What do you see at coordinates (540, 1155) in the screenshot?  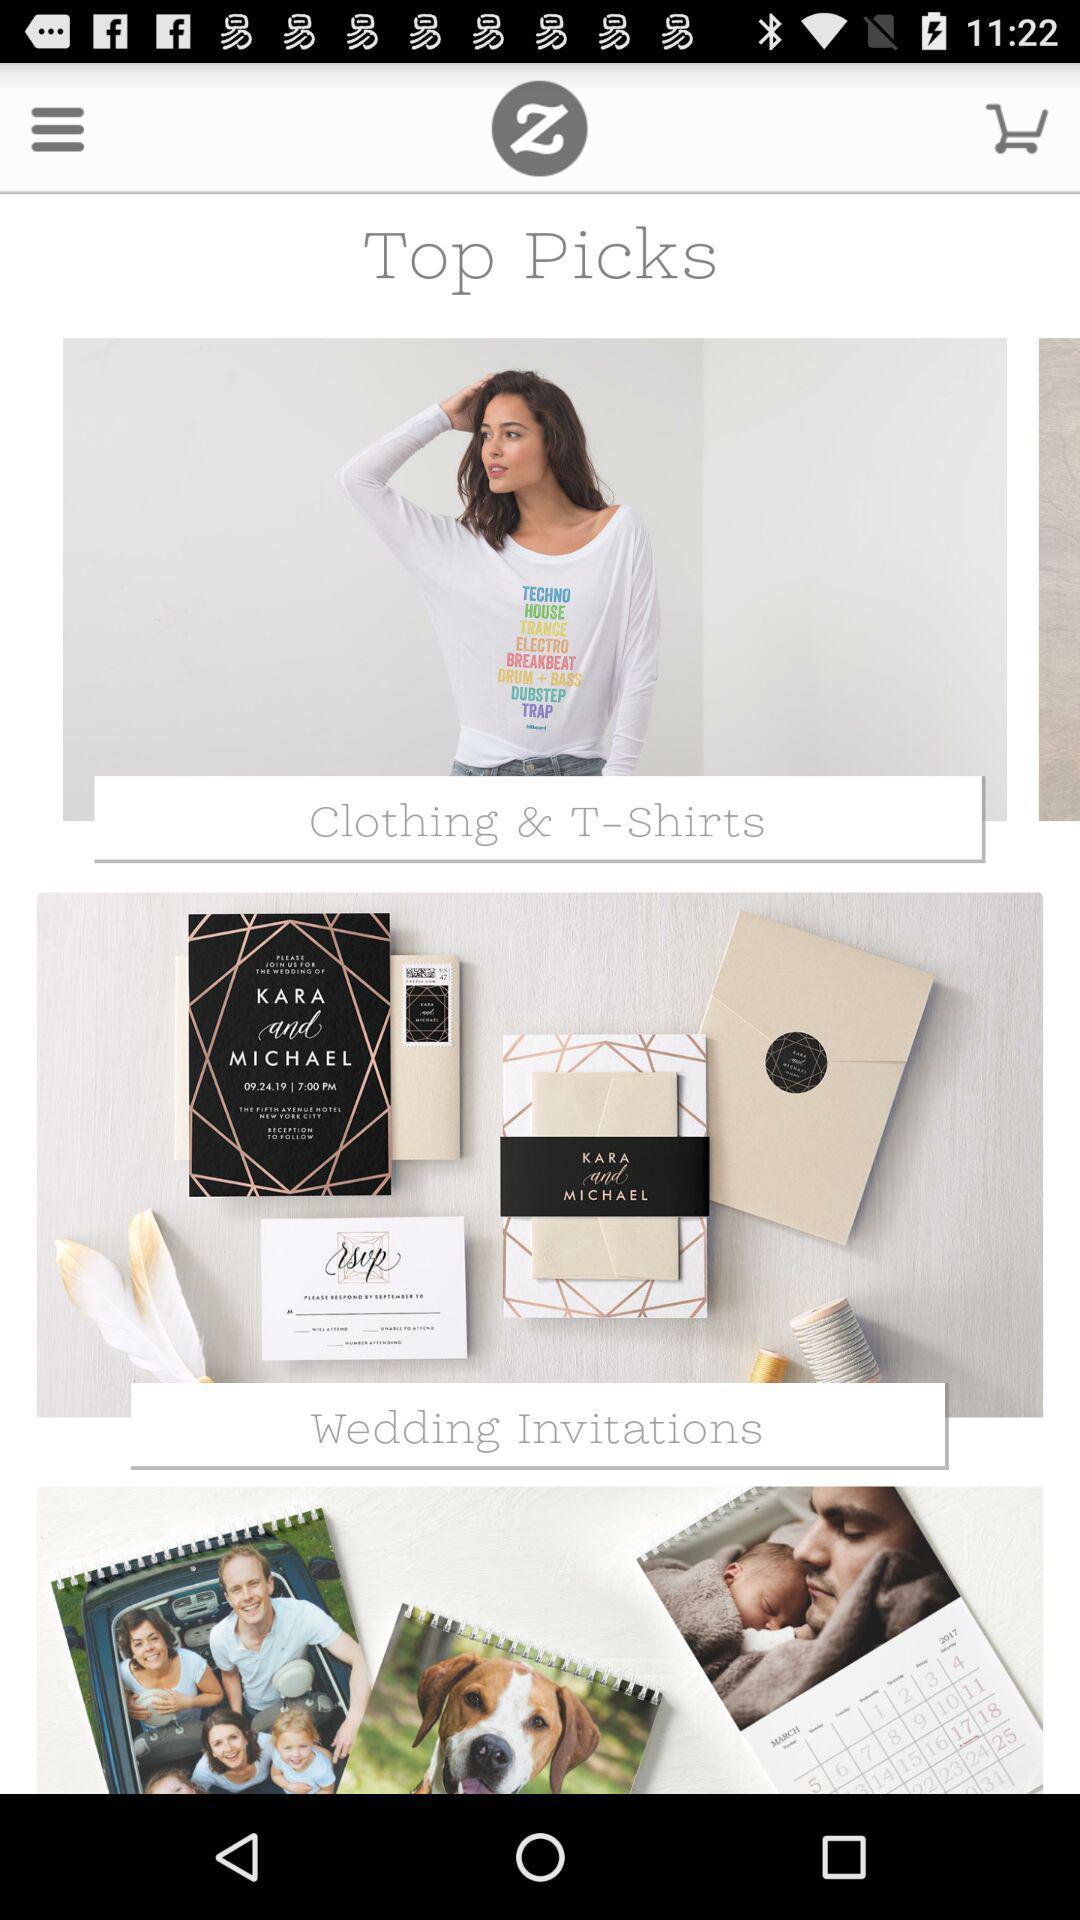 I see `the second image` at bounding box center [540, 1155].